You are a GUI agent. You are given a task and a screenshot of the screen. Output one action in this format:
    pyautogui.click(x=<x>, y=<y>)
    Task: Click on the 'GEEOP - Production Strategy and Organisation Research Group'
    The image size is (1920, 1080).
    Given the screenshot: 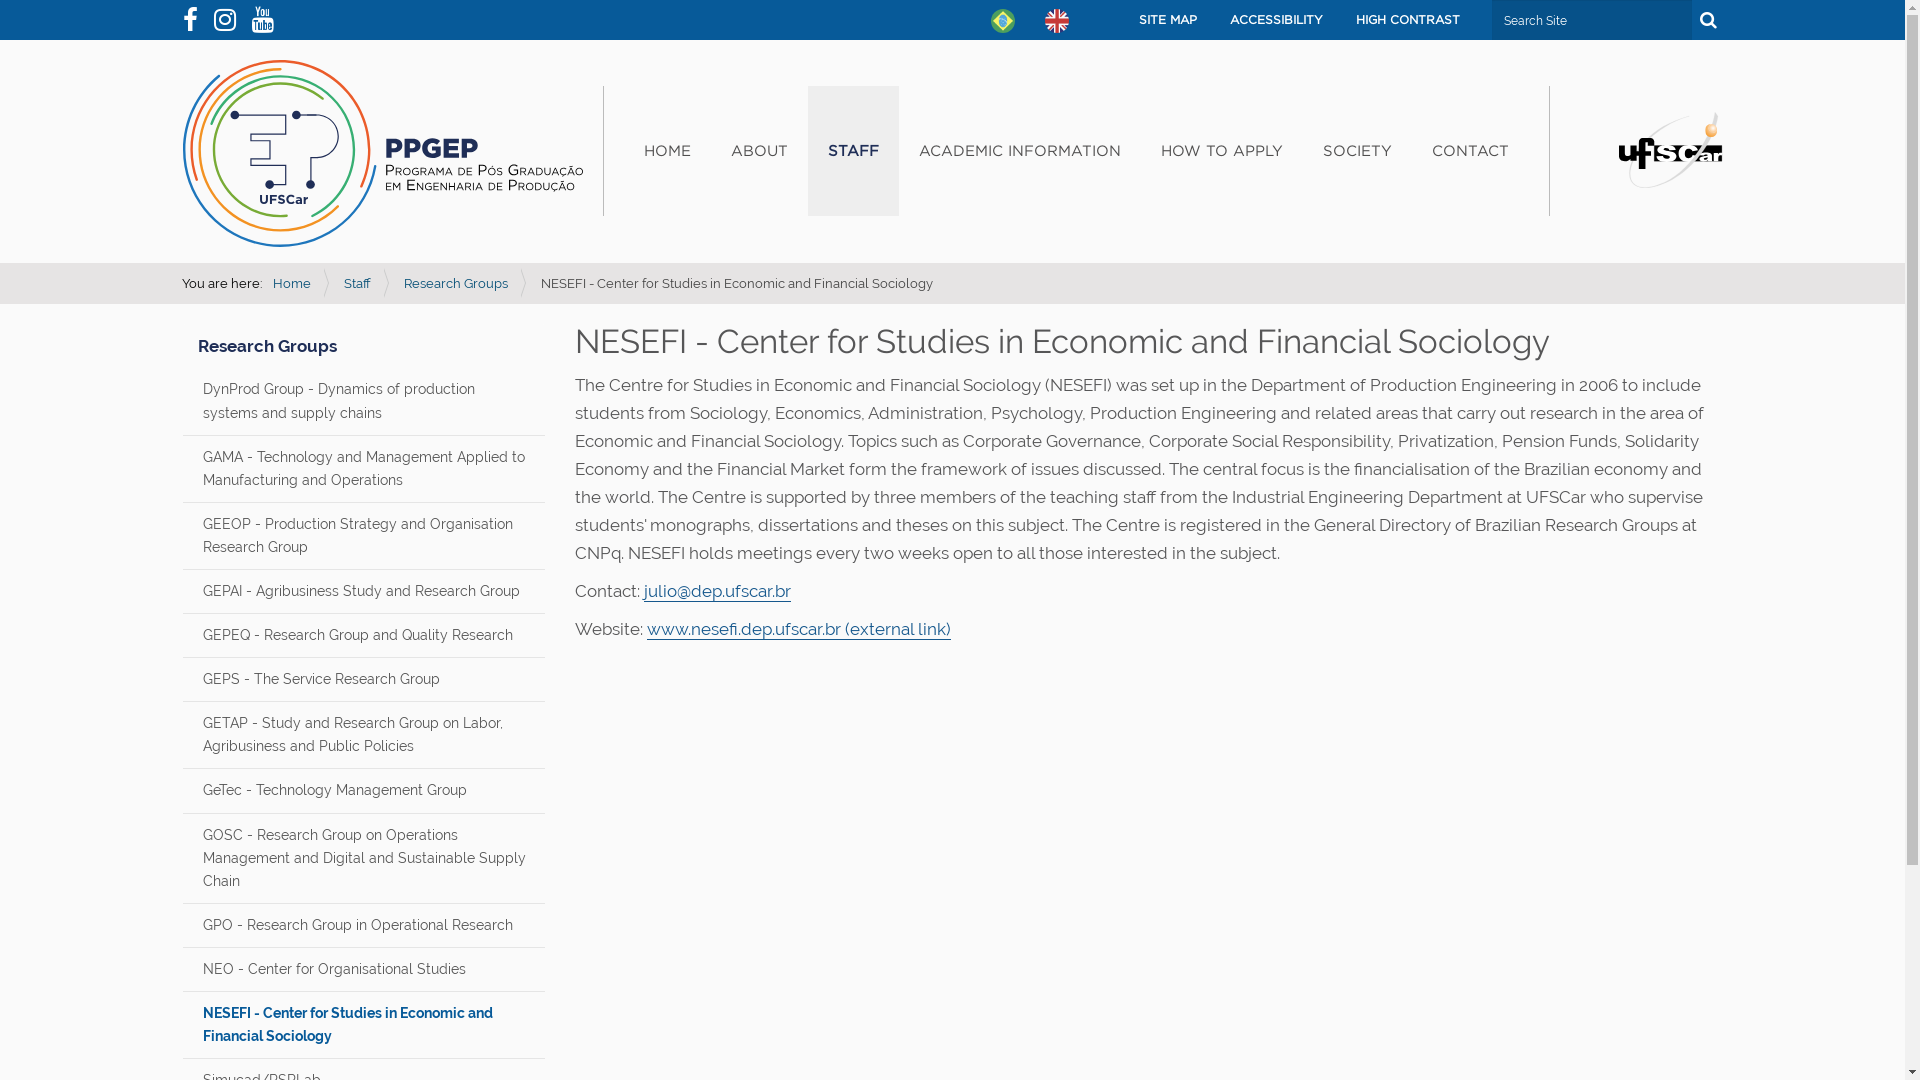 What is the action you would take?
    pyautogui.click(x=363, y=534)
    